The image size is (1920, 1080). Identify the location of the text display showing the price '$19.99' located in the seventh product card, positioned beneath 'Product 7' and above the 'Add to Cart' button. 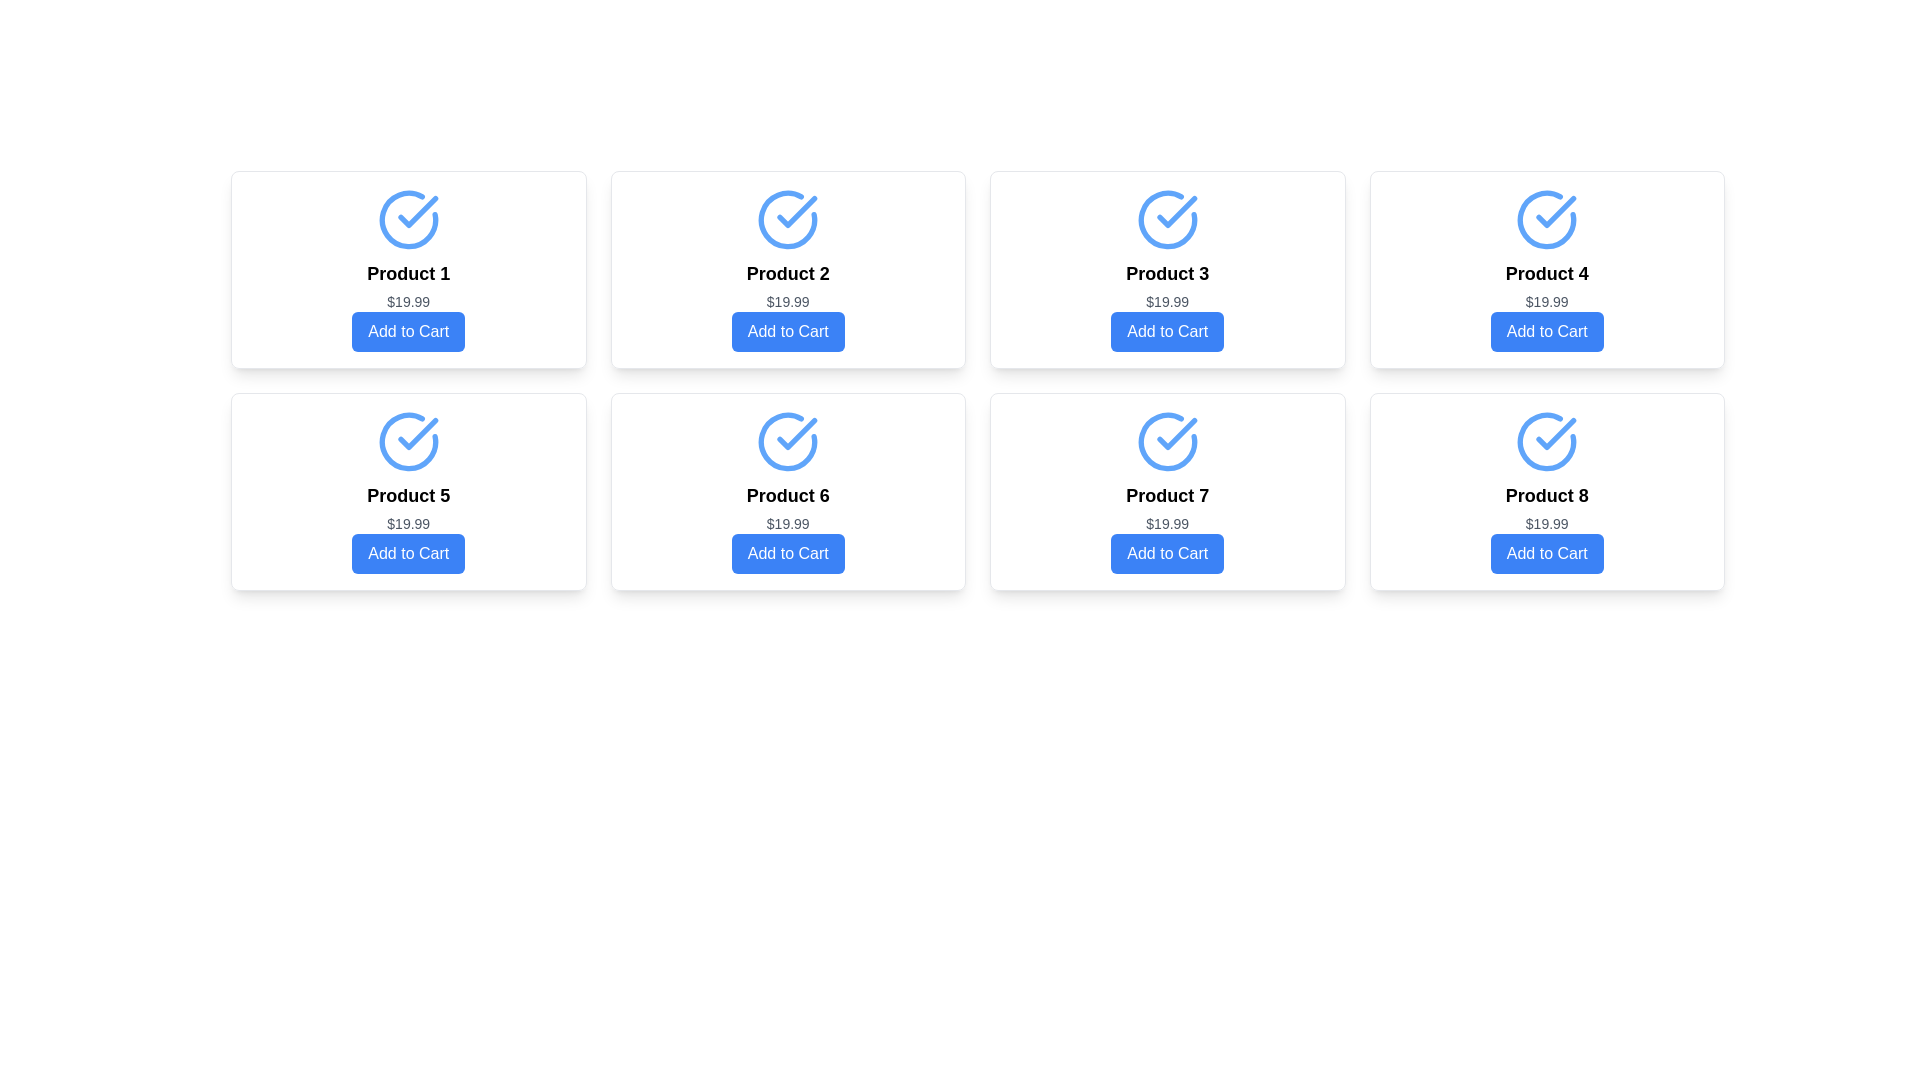
(1167, 523).